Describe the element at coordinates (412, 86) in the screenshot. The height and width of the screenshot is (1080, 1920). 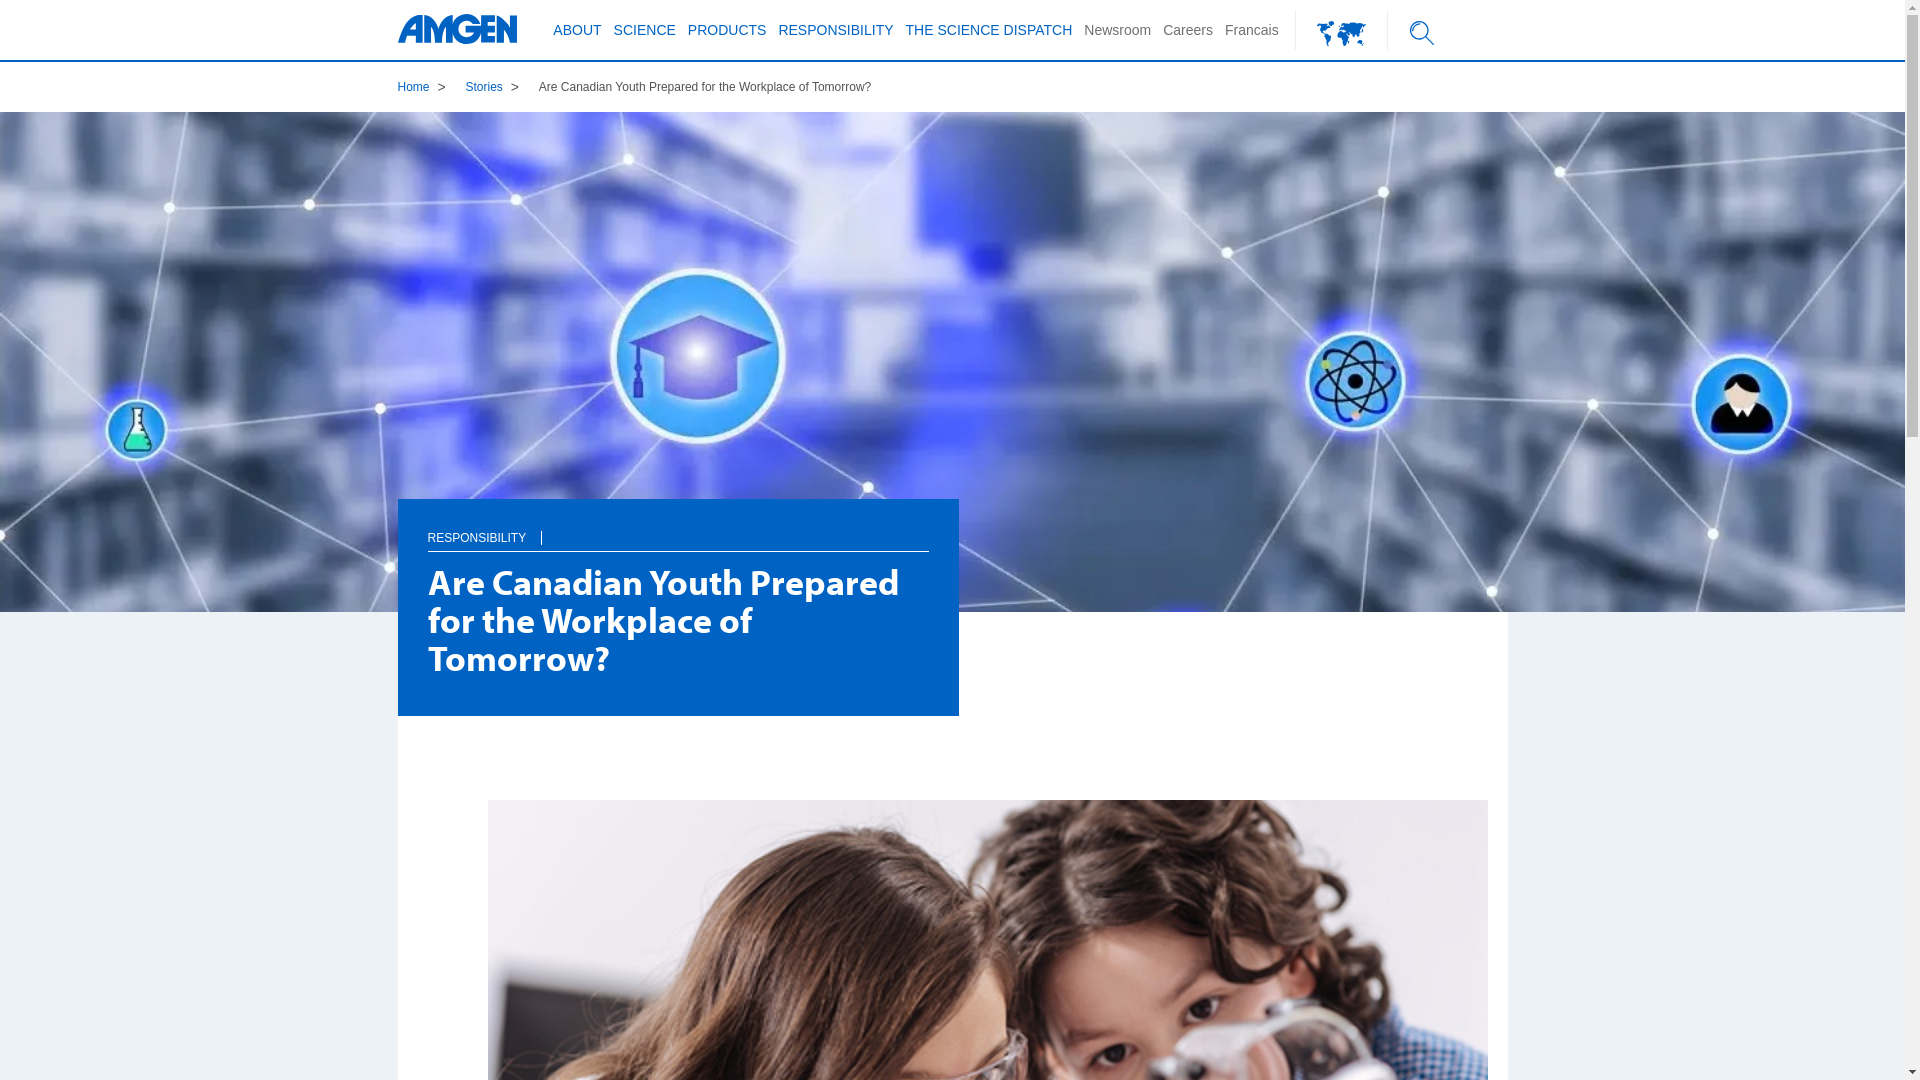
I see `'Home'` at that location.